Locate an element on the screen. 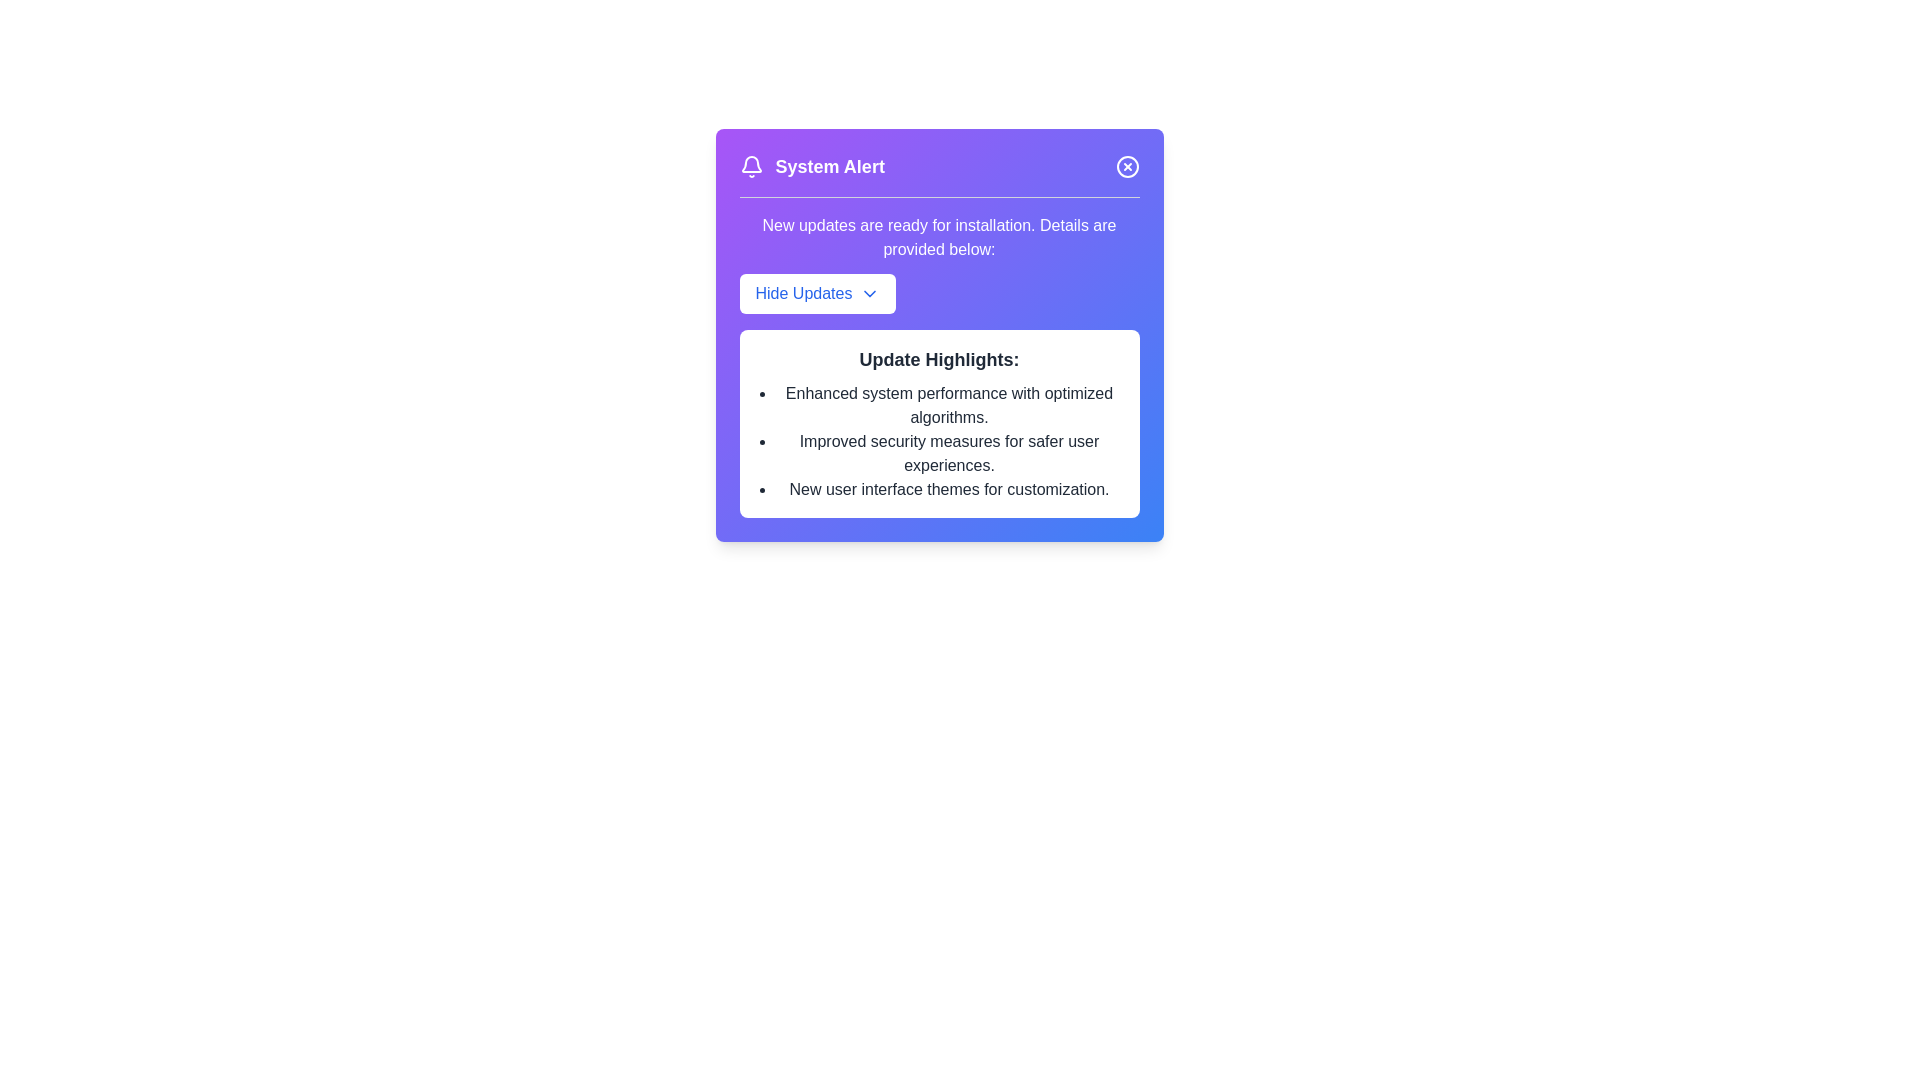  the close button to close the notification panel is located at coordinates (1127, 165).